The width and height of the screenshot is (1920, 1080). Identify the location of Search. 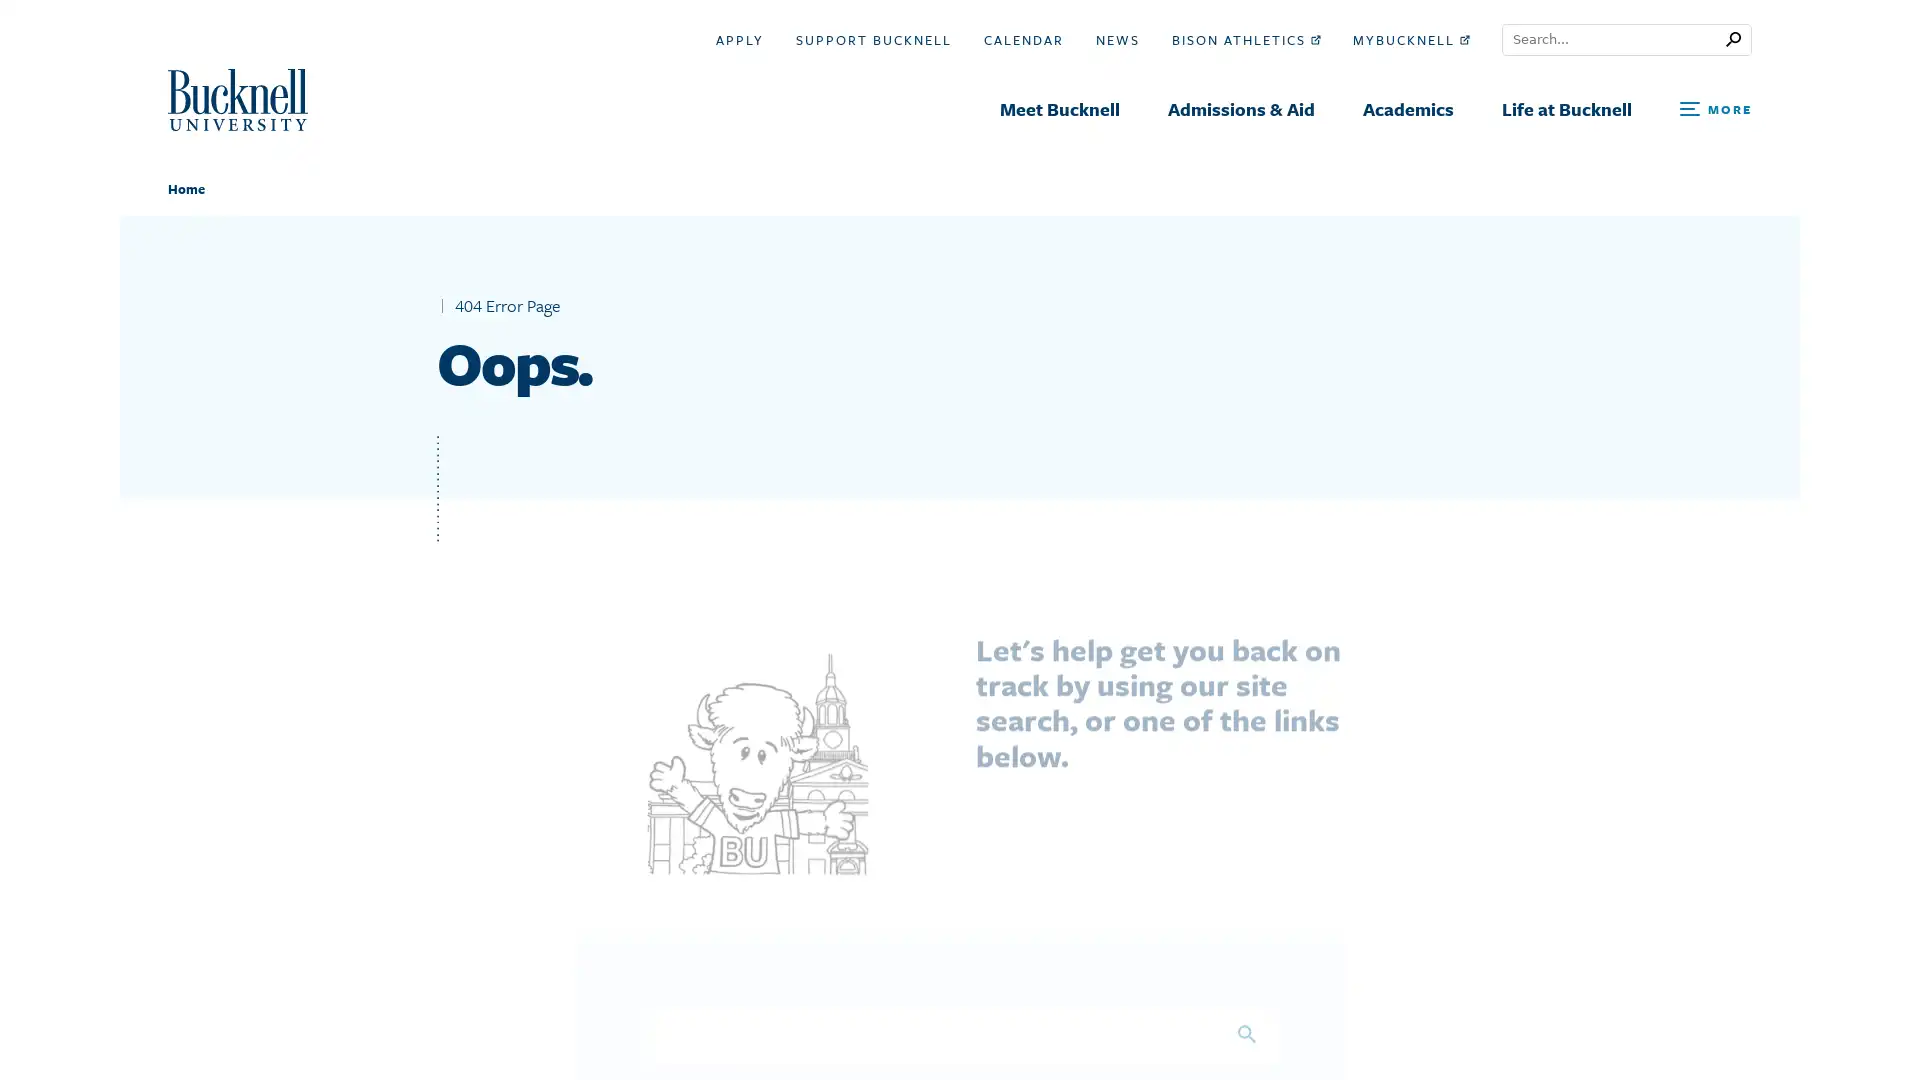
(1246, 1051).